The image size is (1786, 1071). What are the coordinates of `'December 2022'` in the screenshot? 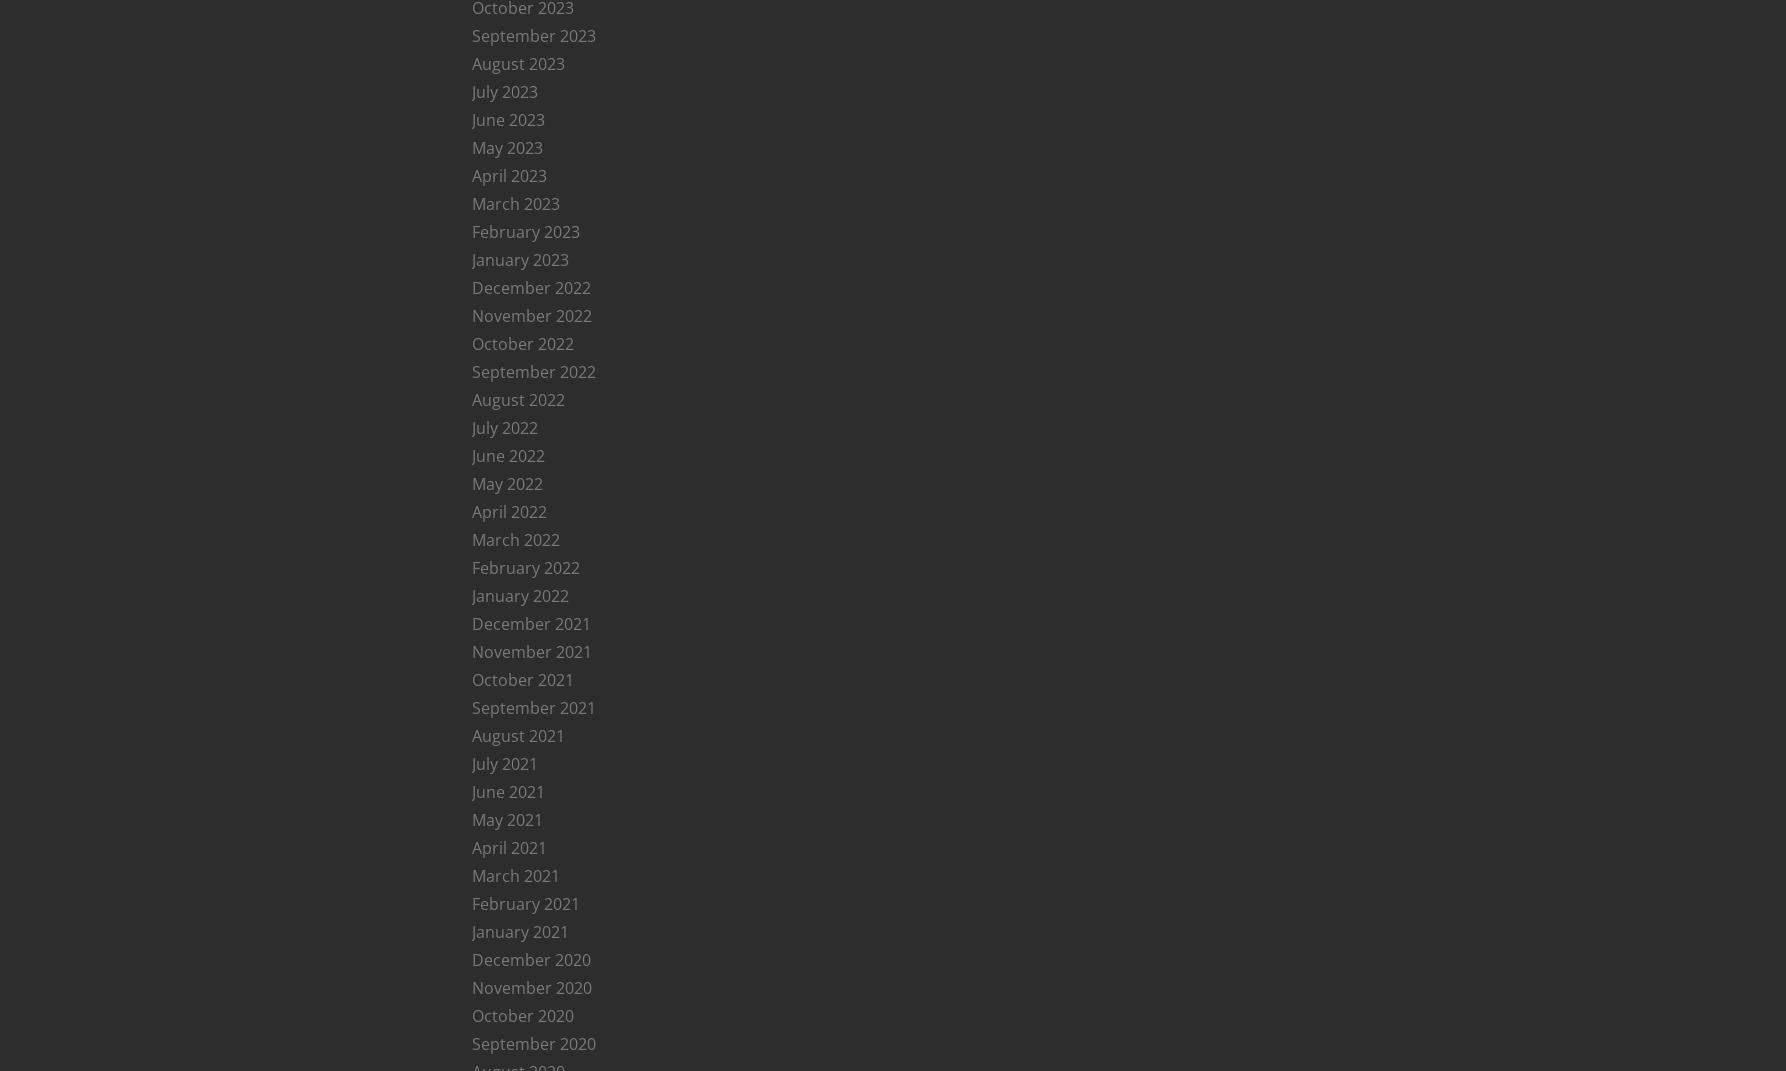 It's located at (469, 287).